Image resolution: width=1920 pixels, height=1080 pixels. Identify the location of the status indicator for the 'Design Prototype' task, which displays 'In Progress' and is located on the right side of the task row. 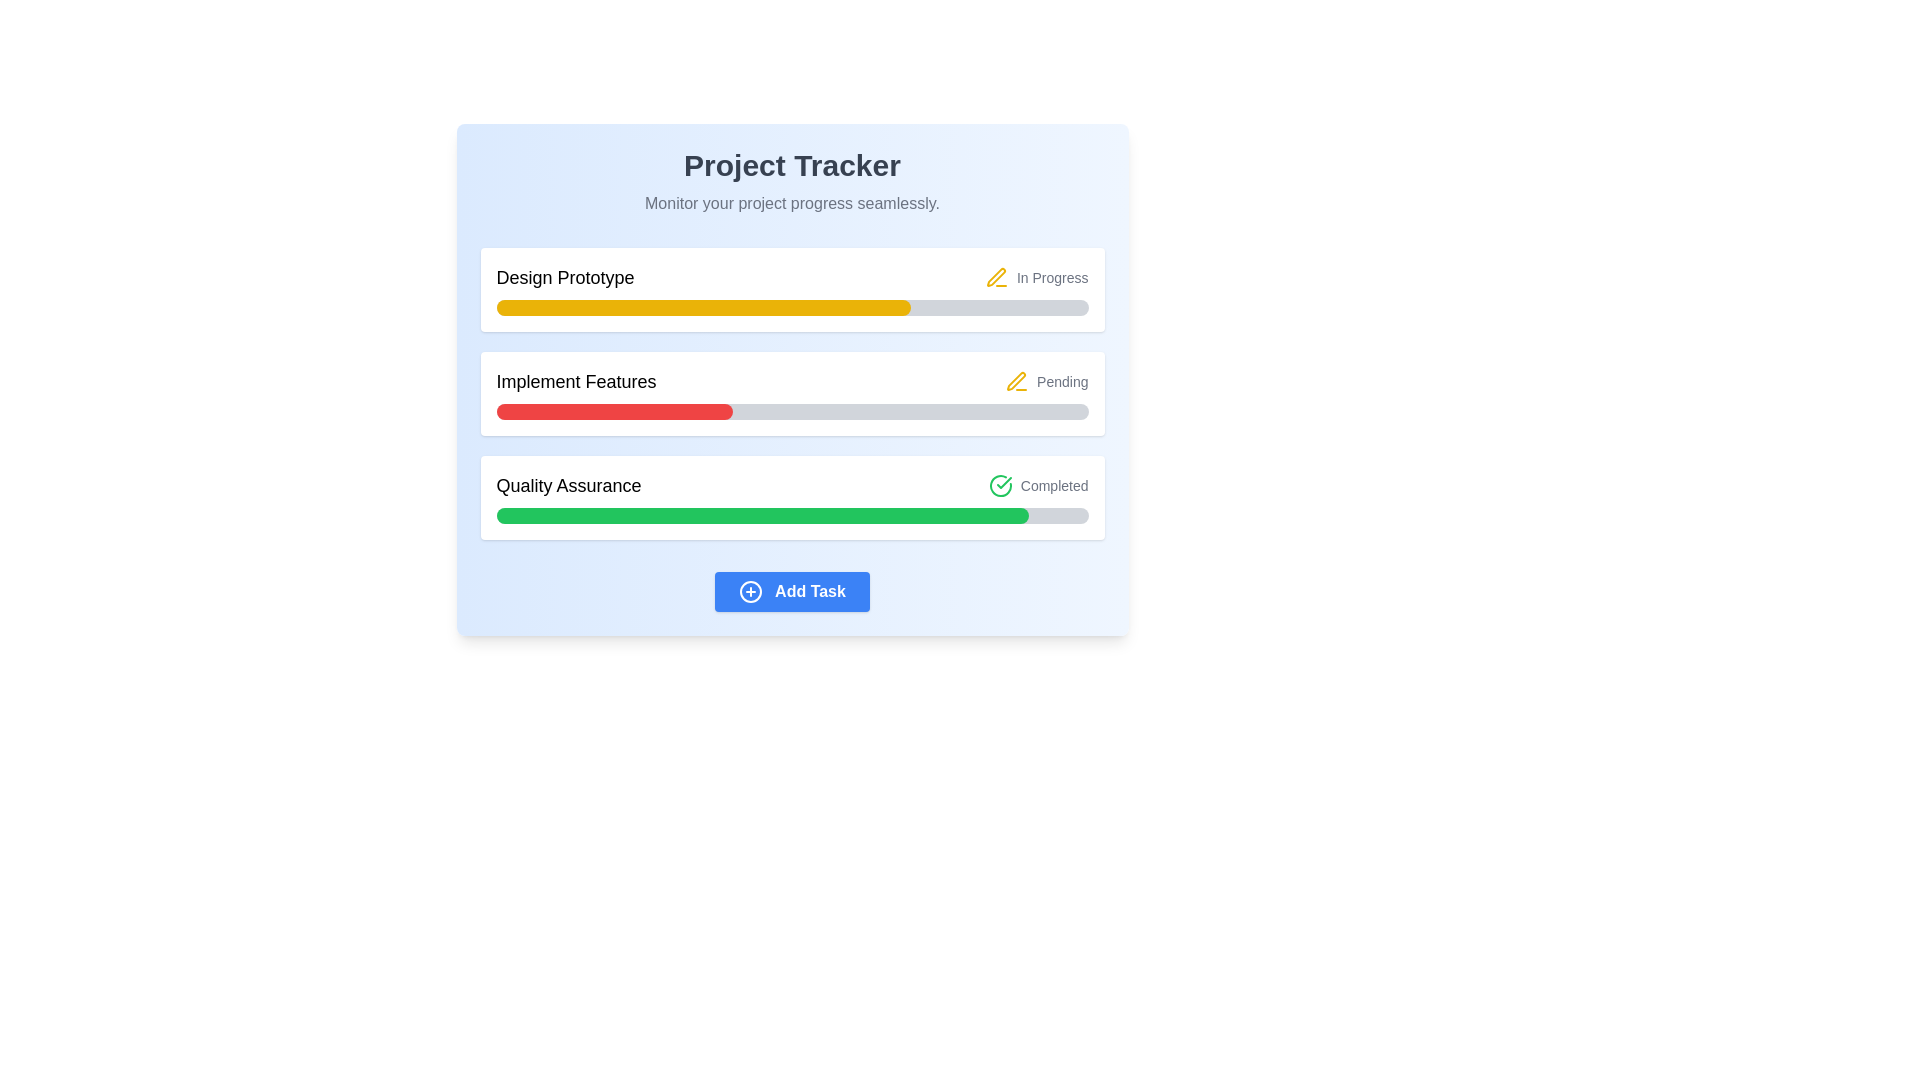
(1036, 277).